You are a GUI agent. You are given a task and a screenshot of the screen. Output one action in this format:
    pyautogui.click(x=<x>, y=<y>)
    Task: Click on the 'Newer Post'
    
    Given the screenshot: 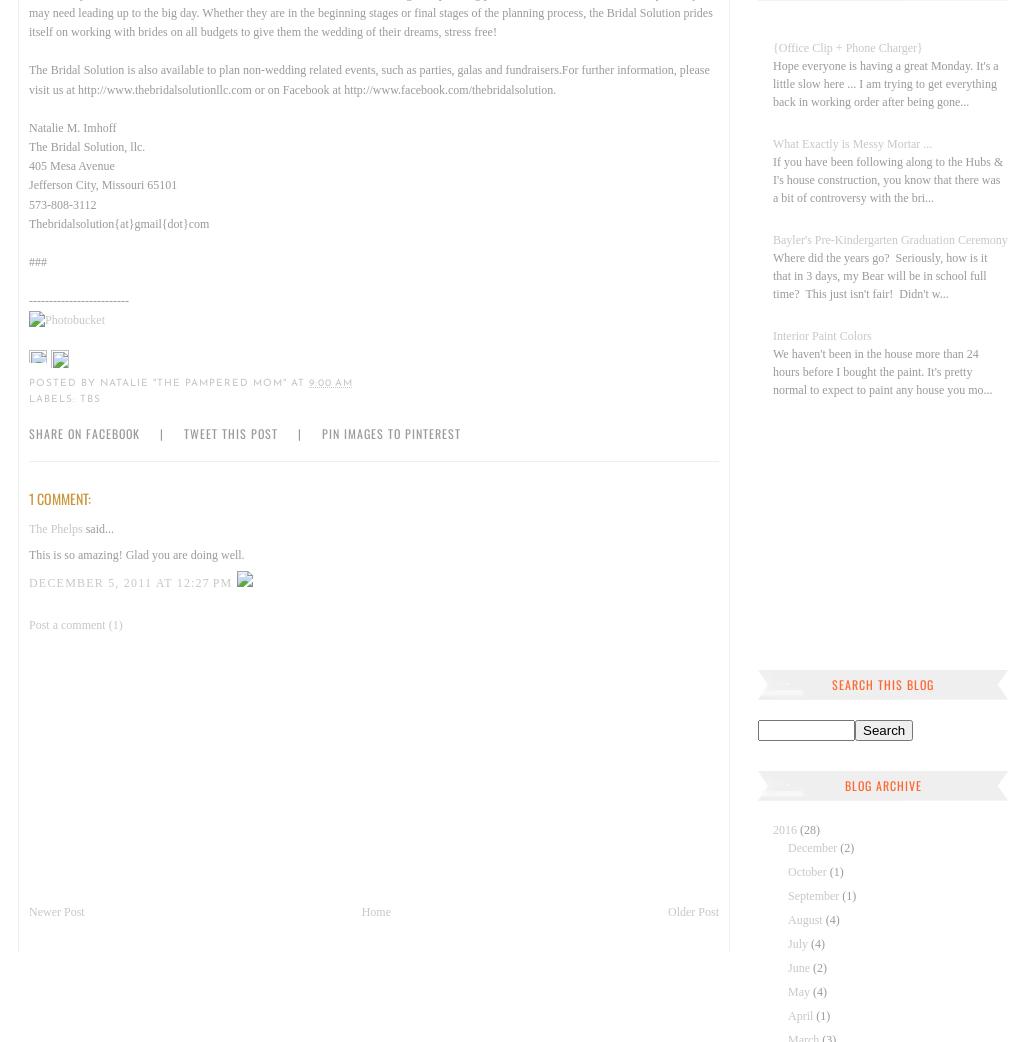 What is the action you would take?
    pyautogui.click(x=56, y=910)
    